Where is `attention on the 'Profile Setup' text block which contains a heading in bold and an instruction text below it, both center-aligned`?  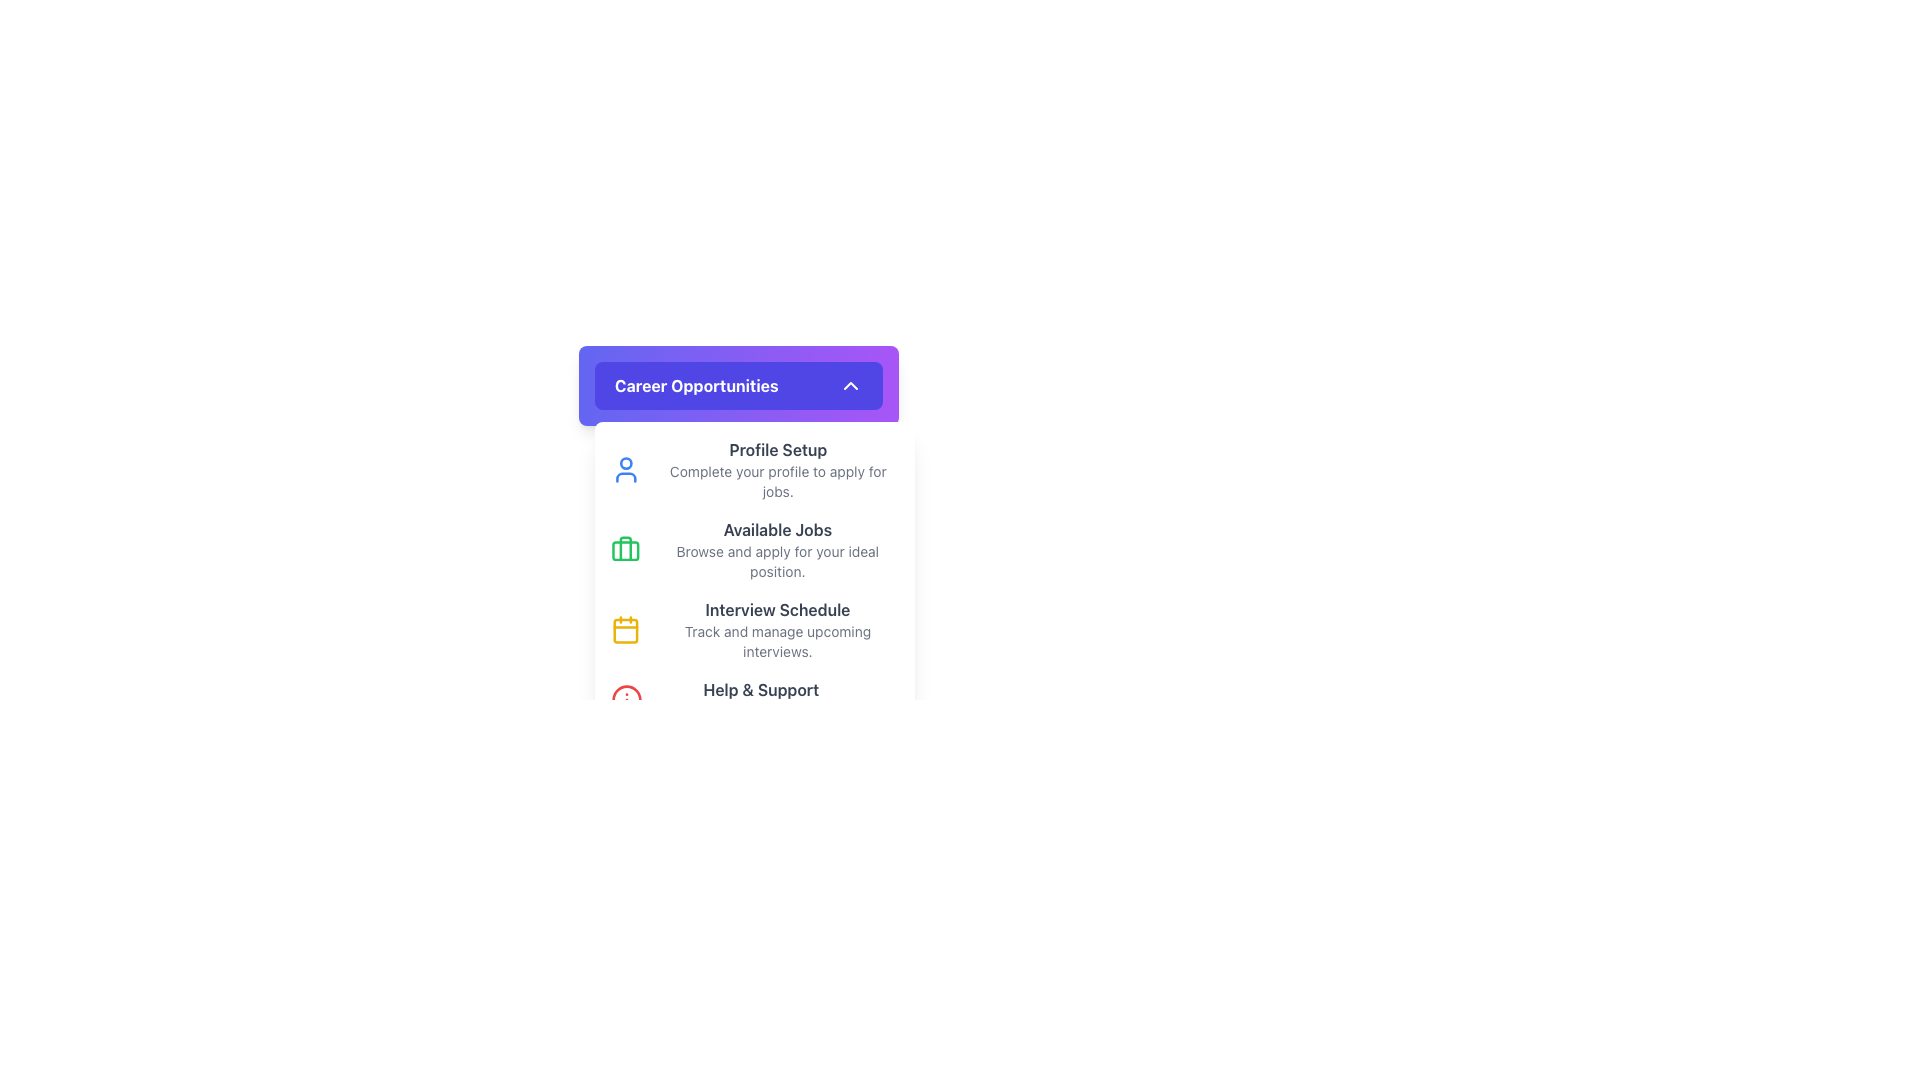 attention on the 'Profile Setup' text block which contains a heading in bold and an instruction text below it, both center-aligned is located at coordinates (777, 470).